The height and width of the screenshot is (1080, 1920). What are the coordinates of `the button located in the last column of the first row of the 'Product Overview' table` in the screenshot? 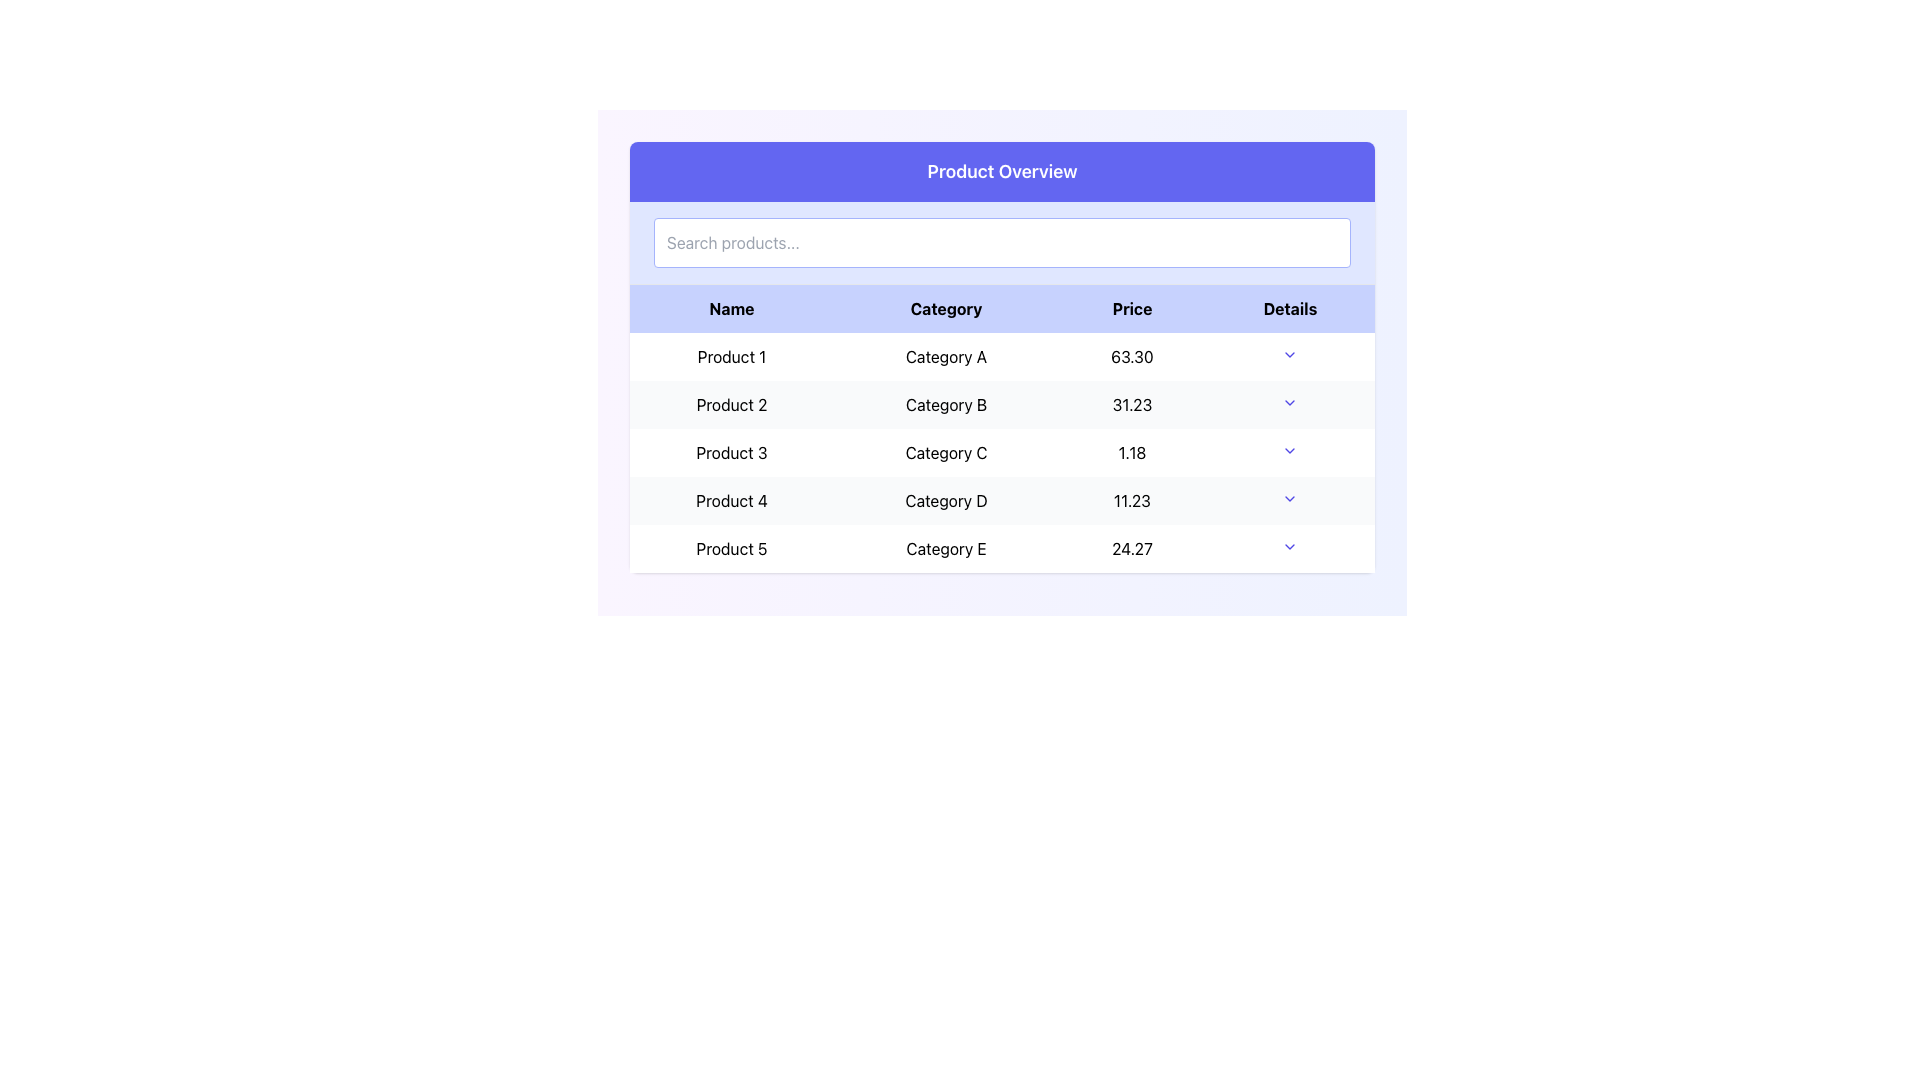 It's located at (1290, 356).